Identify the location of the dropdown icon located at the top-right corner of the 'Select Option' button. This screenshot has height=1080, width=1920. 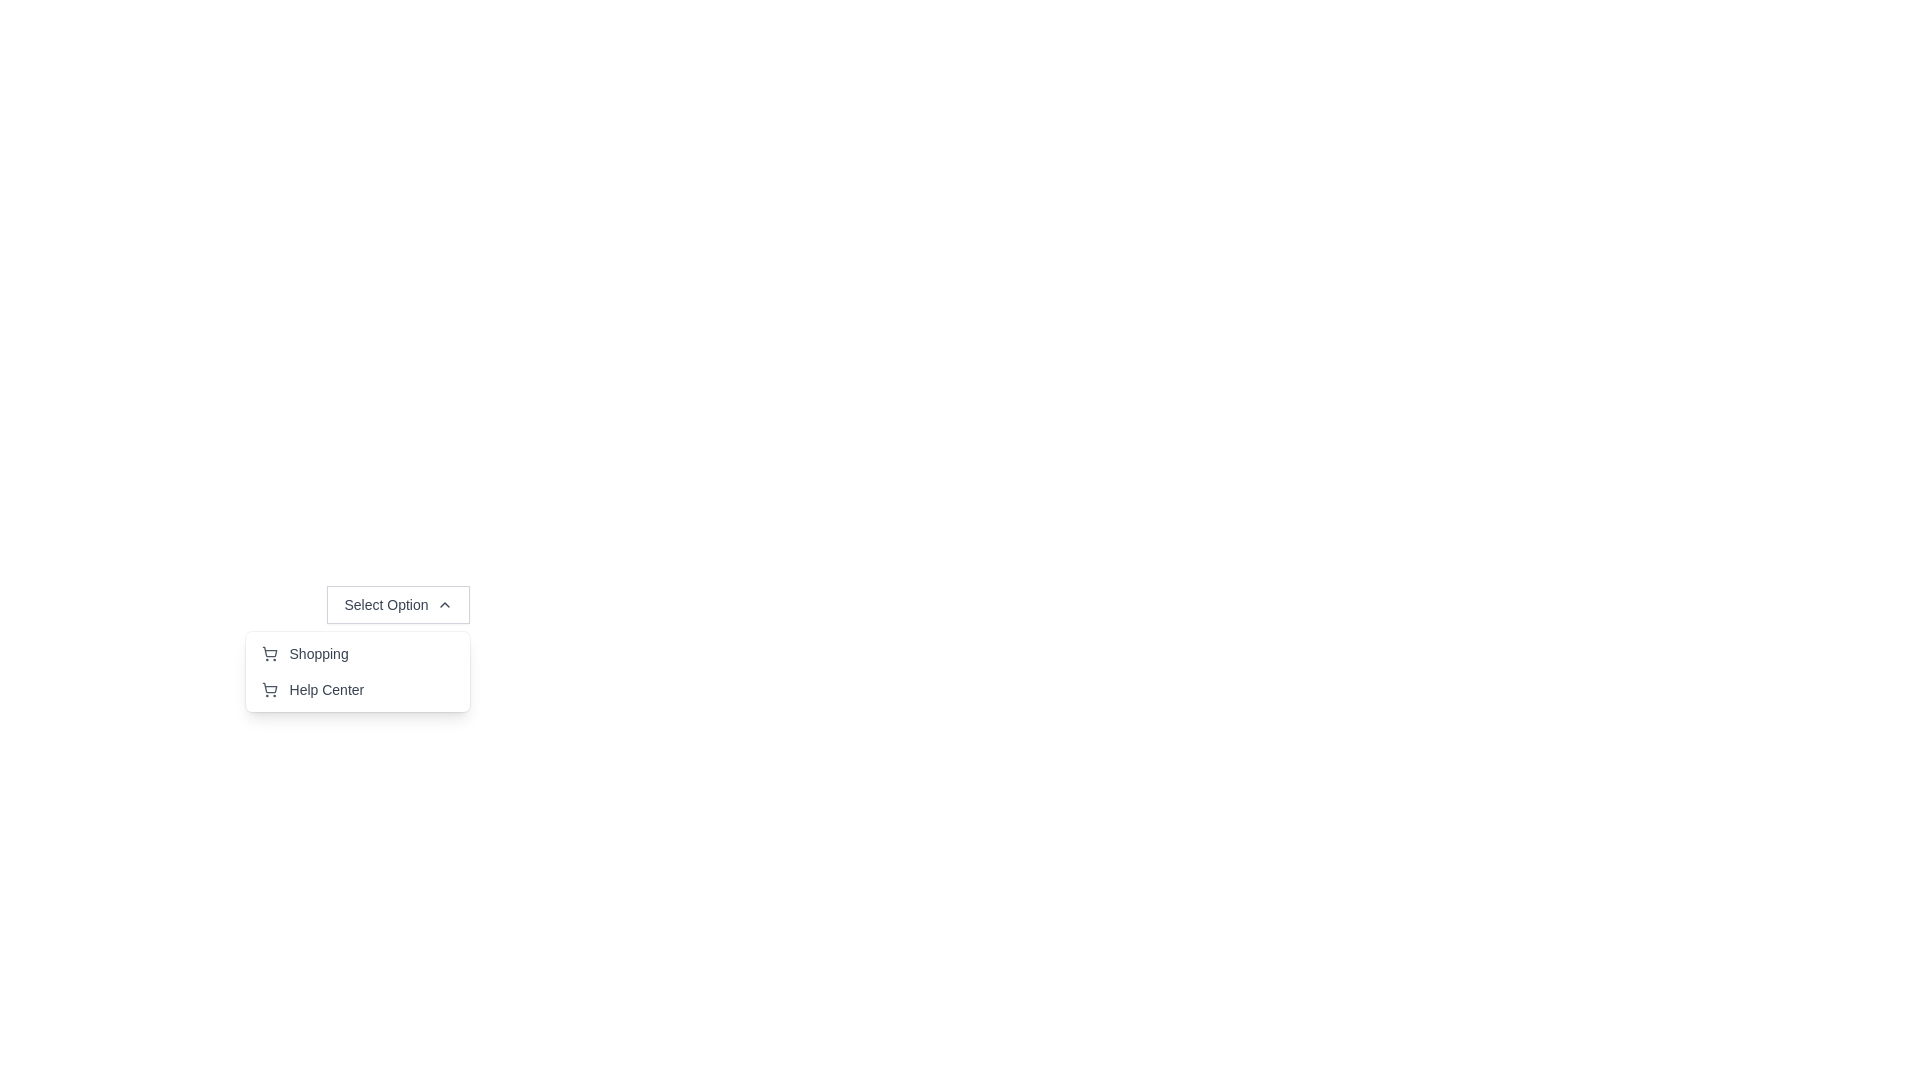
(443, 604).